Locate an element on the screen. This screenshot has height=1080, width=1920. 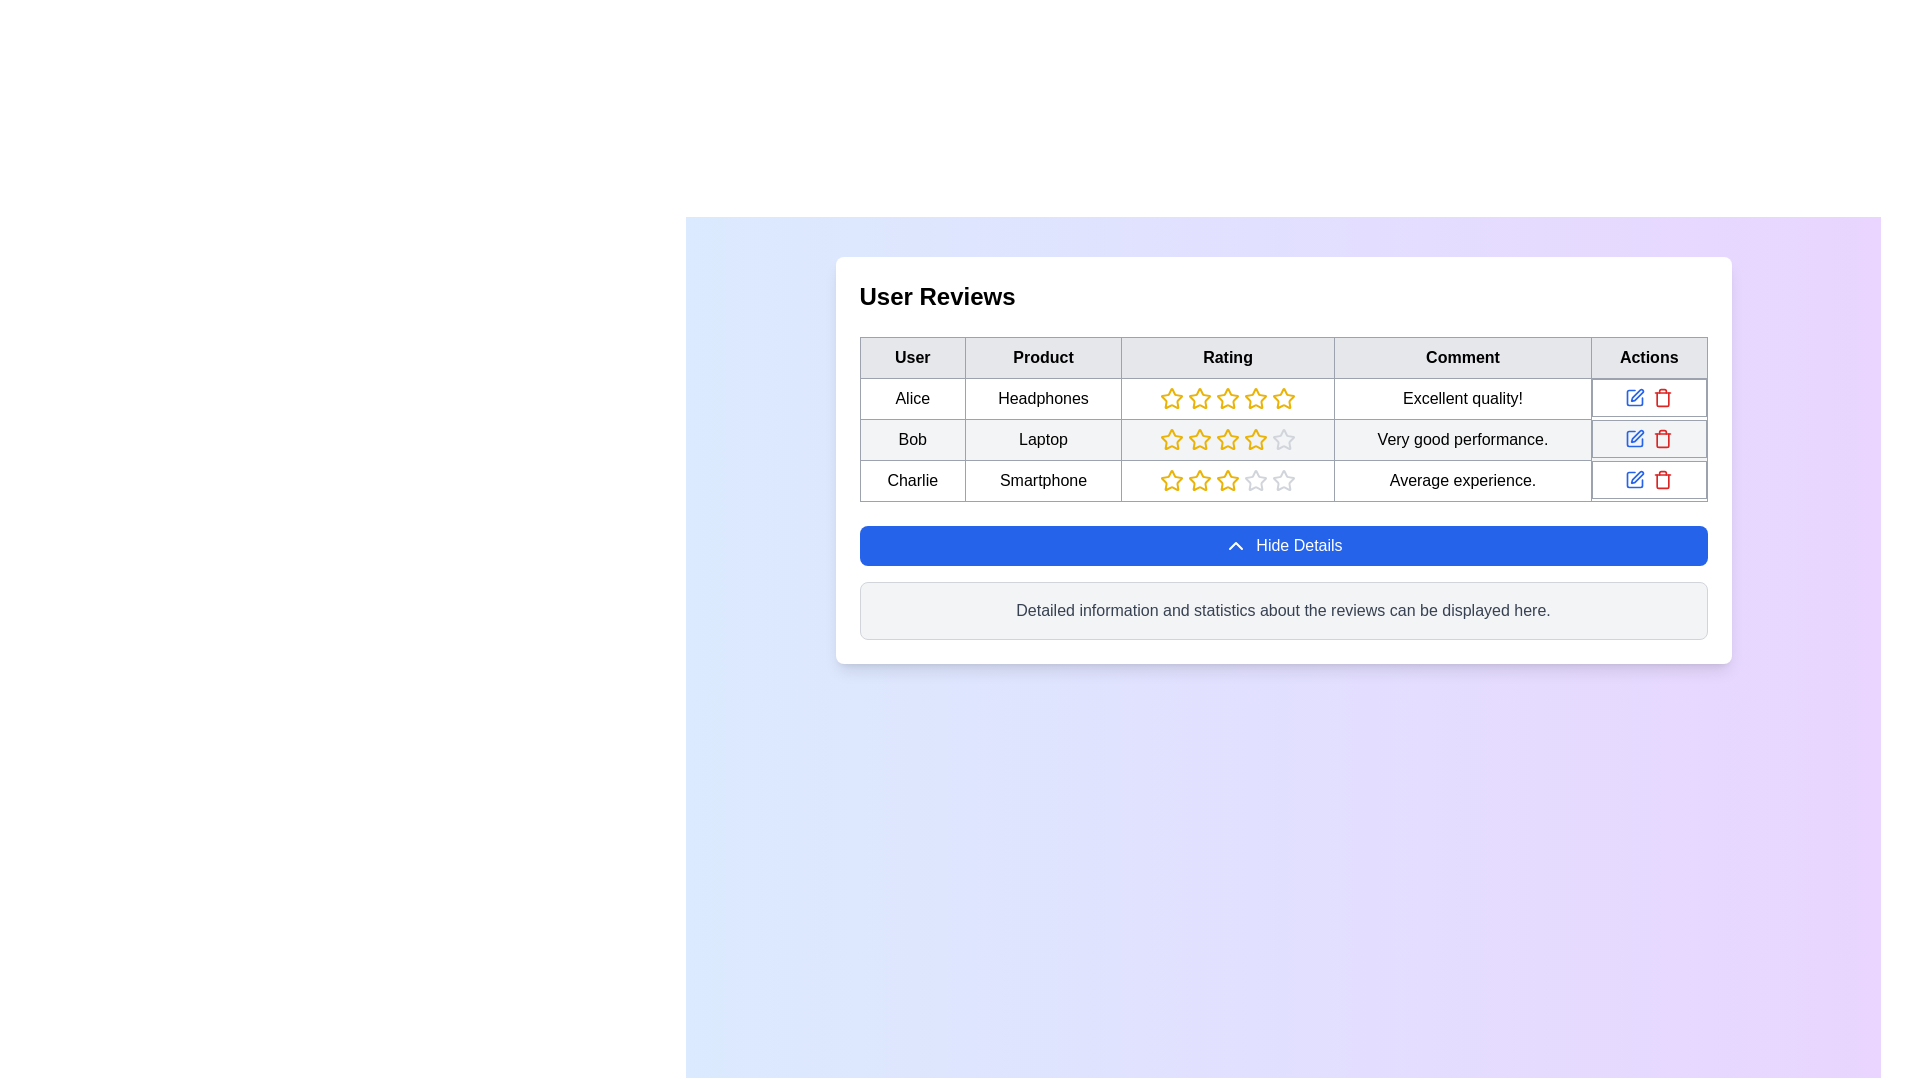
the first yellow star icon is located at coordinates (1171, 398).